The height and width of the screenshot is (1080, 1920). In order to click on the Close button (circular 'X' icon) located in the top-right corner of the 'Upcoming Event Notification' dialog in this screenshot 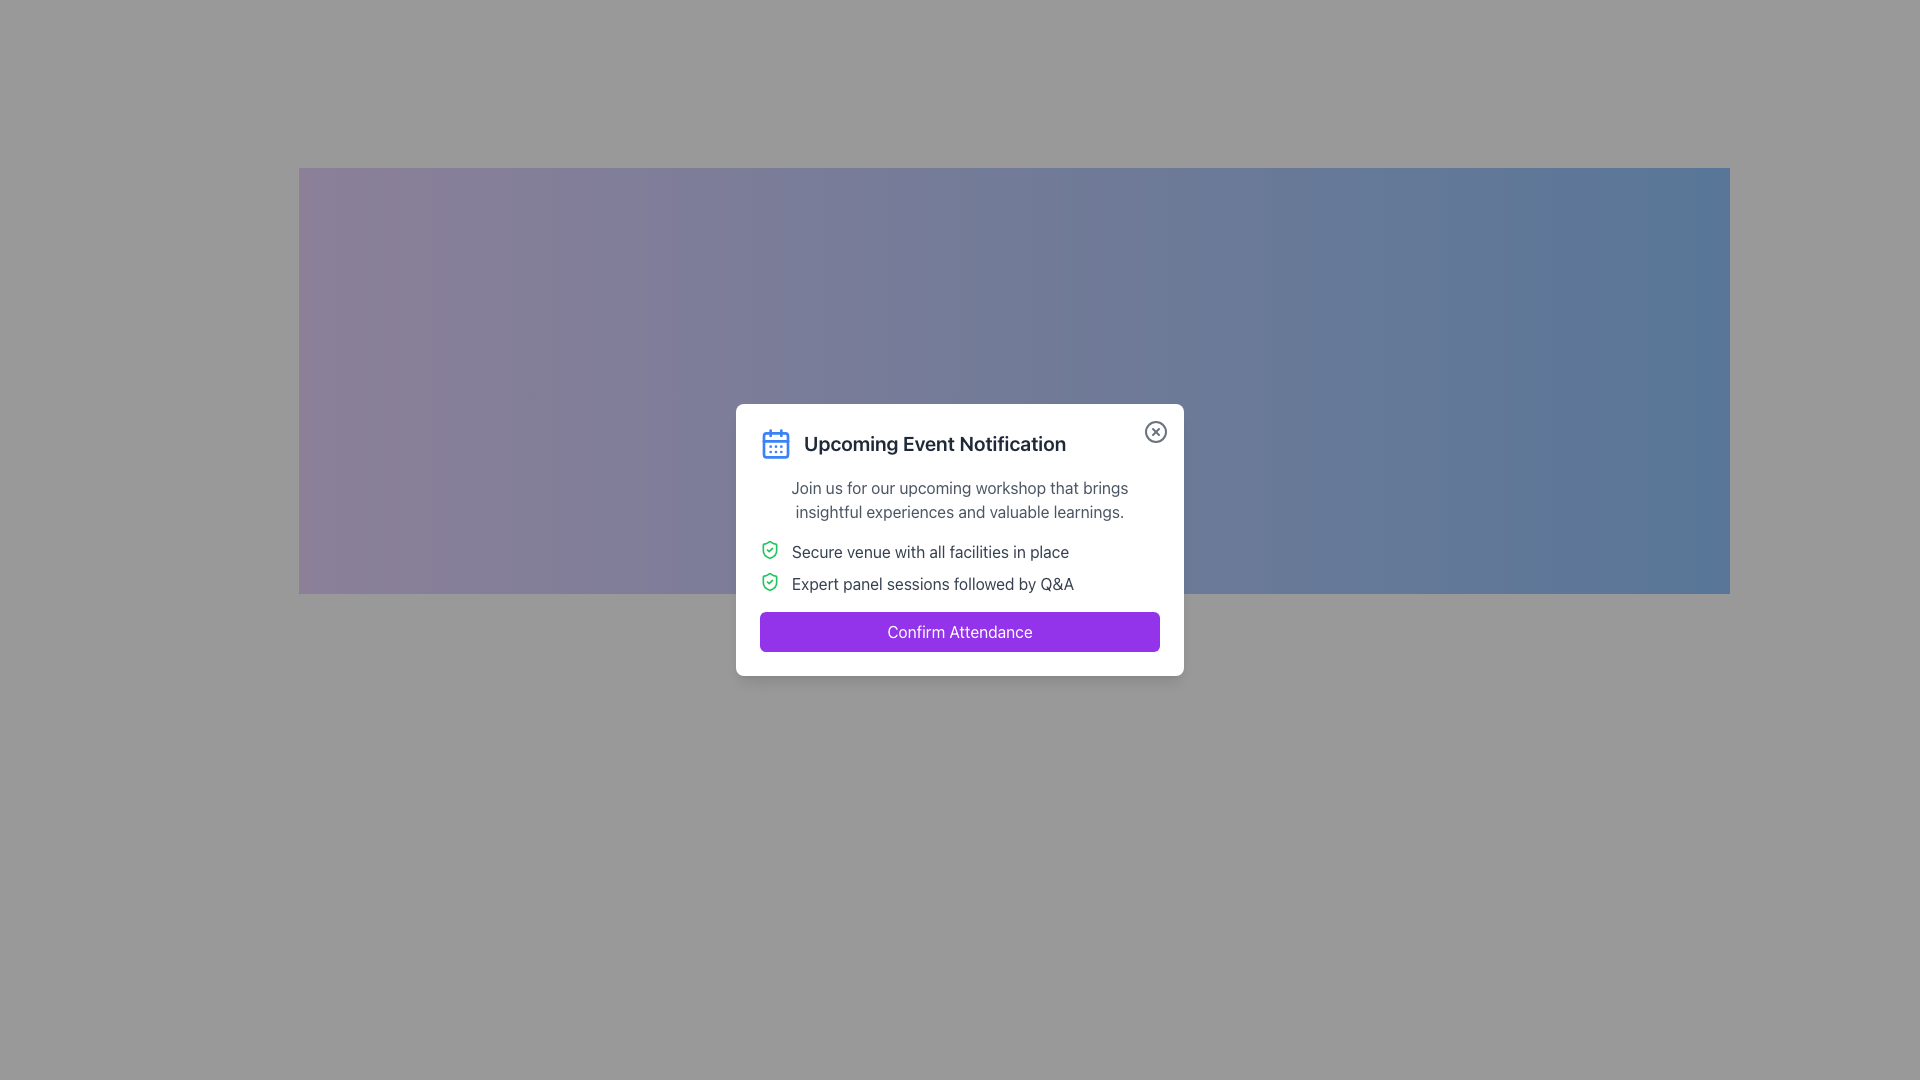, I will do `click(1156, 431)`.